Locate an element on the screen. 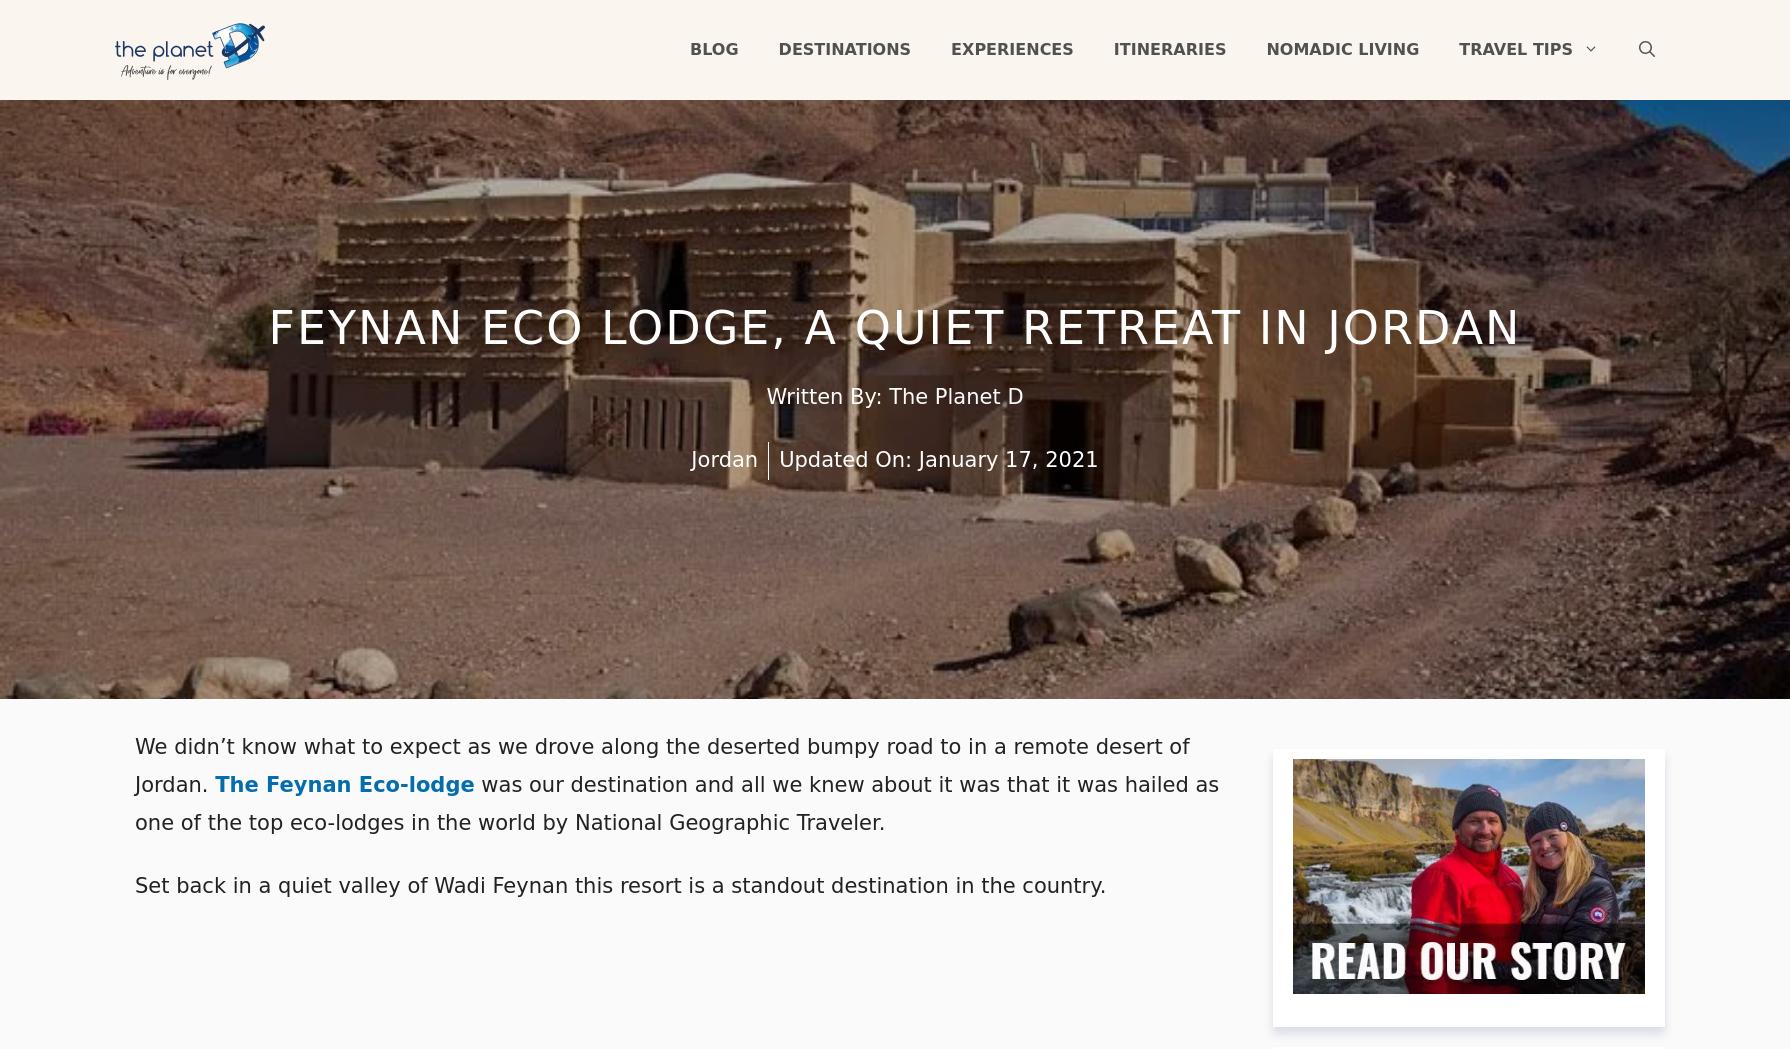  'Itineraries' is located at coordinates (1169, 49).